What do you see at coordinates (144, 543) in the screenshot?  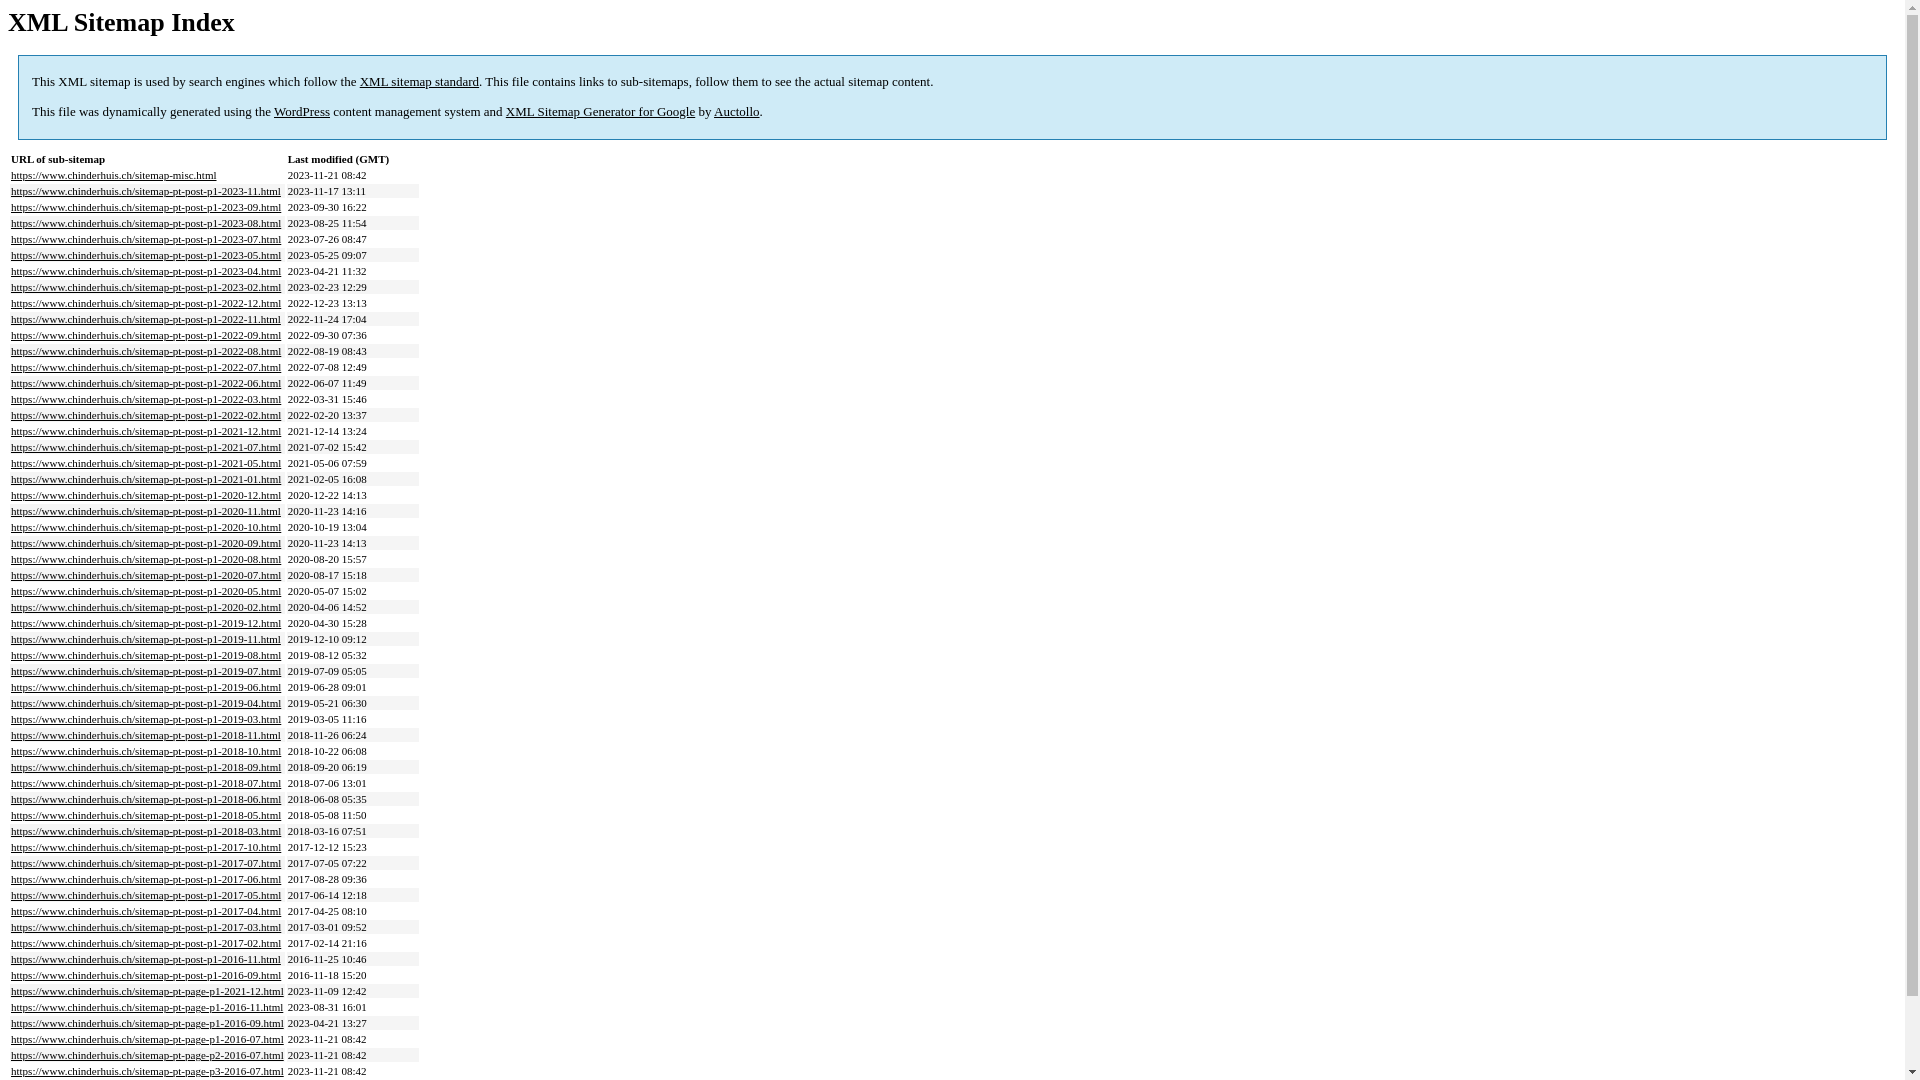 I see `'https://www.chinderhuis.ch/sitemap-pt-post-p1-2020-09.html'` at bounding box center [144, 543].